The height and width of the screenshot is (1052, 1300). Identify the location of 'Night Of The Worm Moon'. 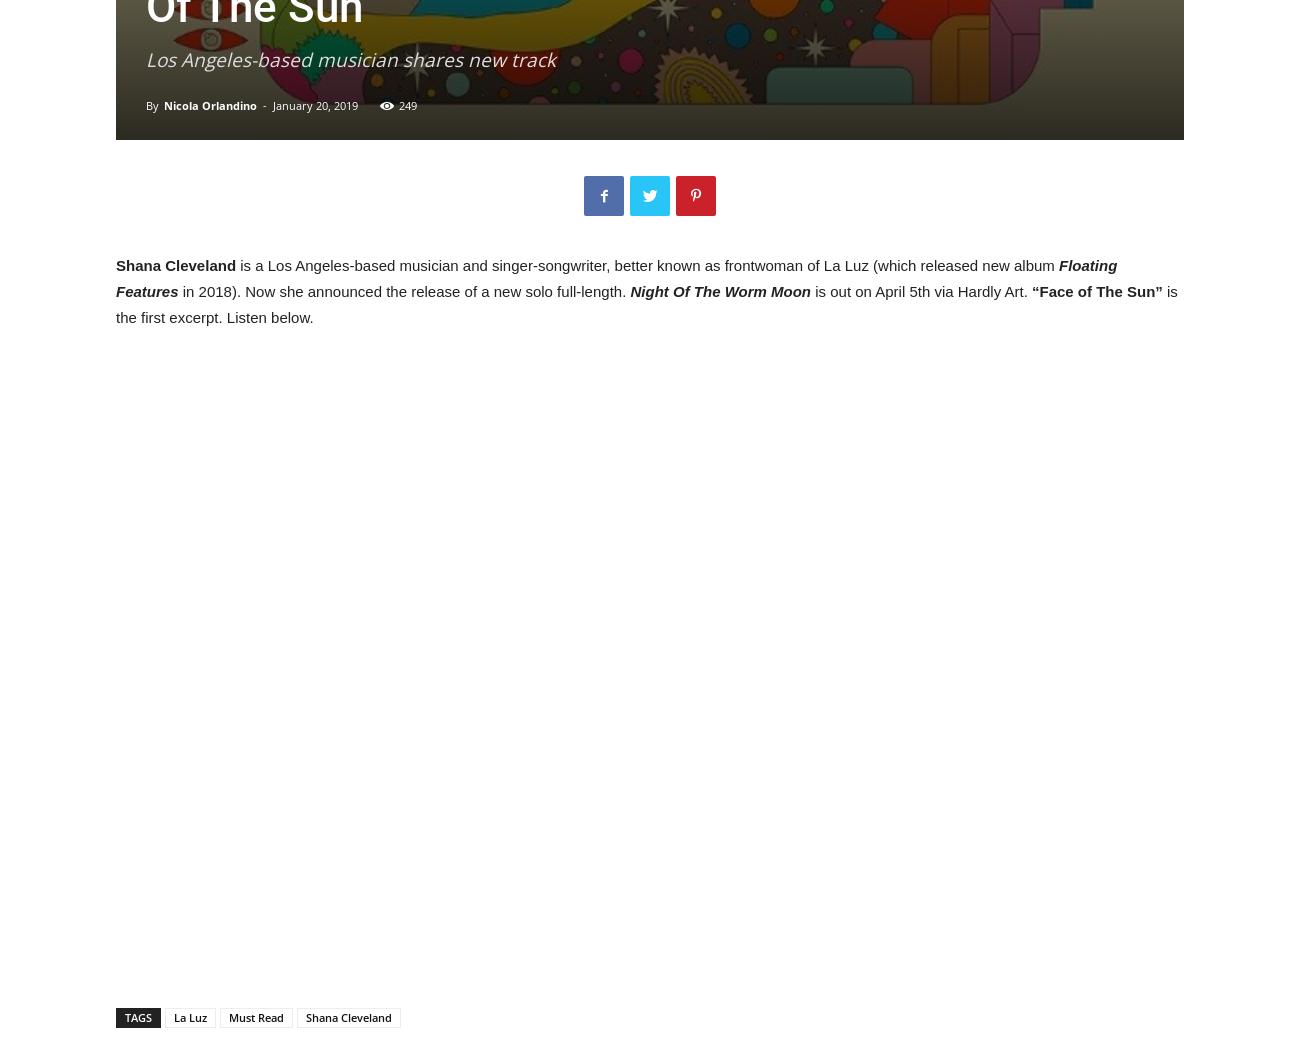
(629, 291).